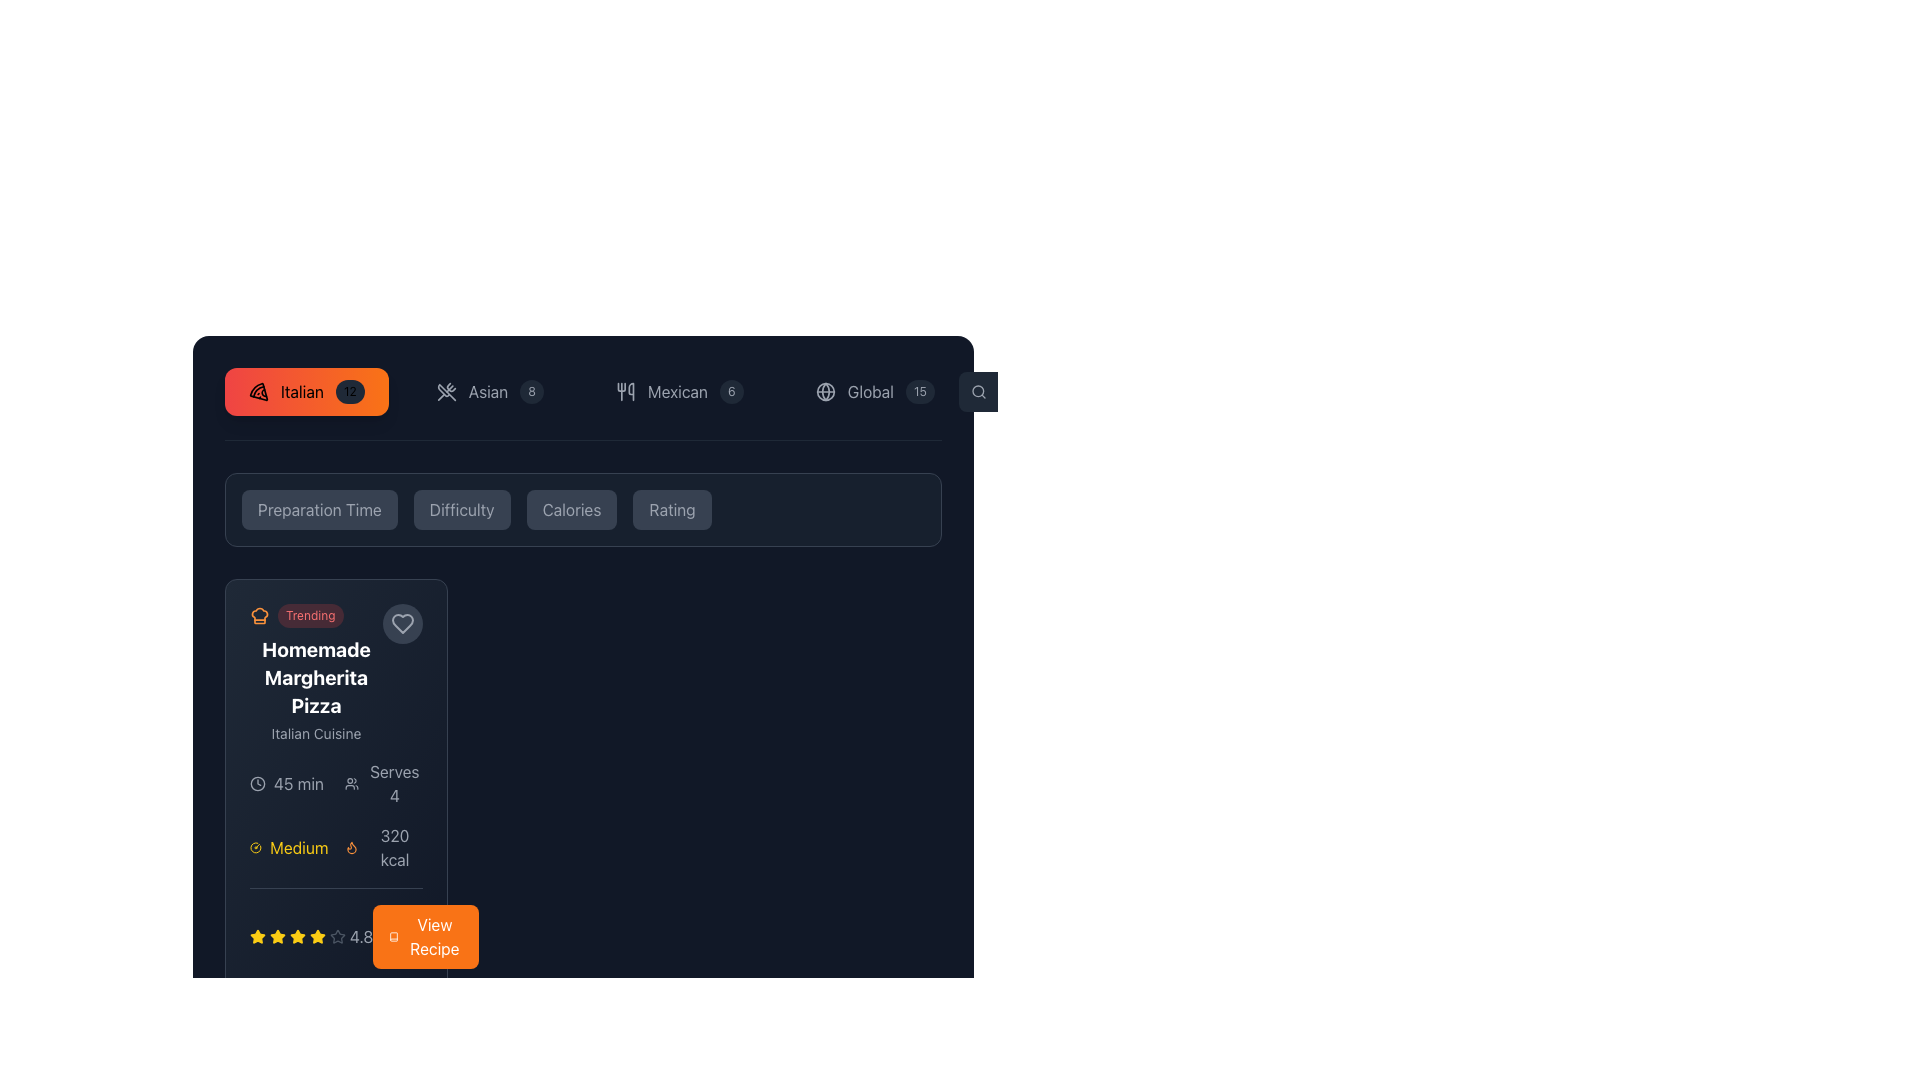  I want to click on 'Global' category text label located to the right of the globe icon in the upper right section of the interface, so click(870, 392).